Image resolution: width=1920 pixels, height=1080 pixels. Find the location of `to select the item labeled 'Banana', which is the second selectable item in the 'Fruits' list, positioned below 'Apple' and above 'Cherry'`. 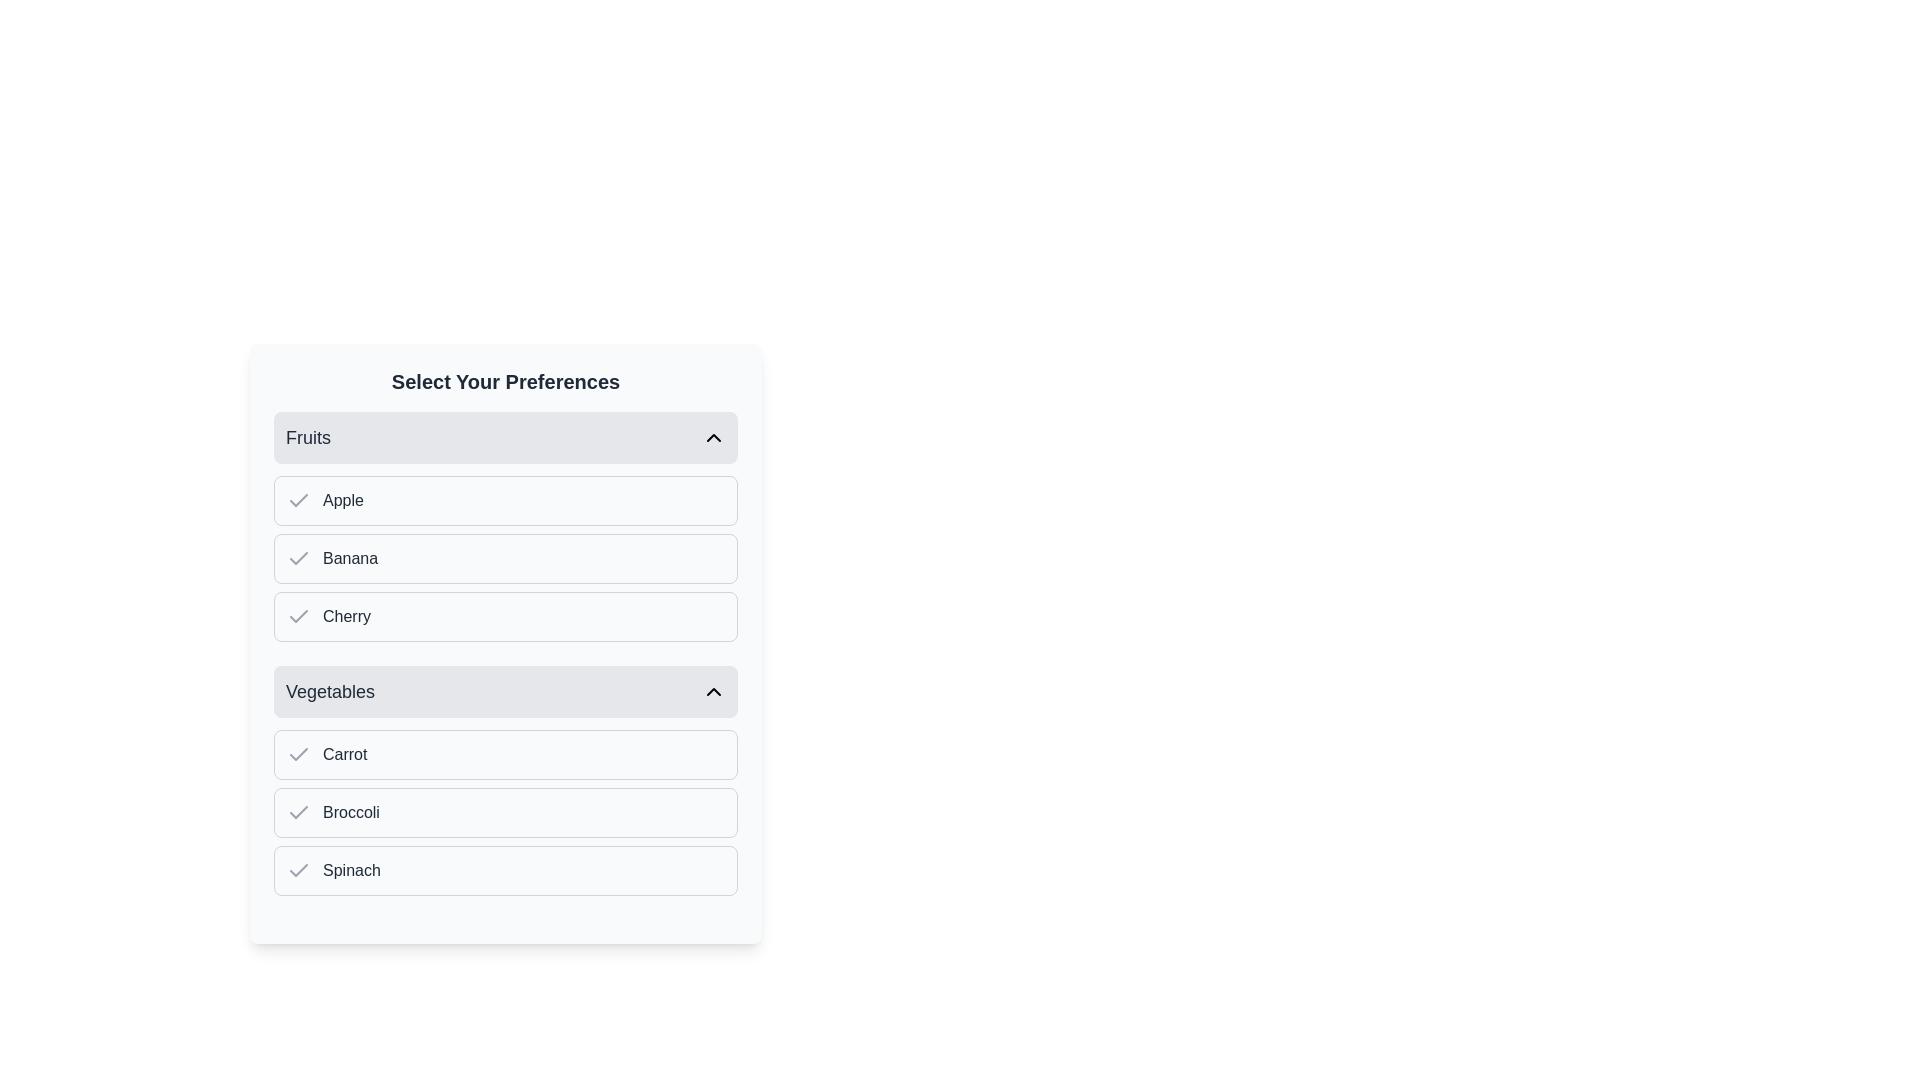

to select the item labeled 'Banana', which is the second selectable item in the 'Fruits' list, positioned below 'Apple' and above 'Cherry' is located at coordinates (505, 559).